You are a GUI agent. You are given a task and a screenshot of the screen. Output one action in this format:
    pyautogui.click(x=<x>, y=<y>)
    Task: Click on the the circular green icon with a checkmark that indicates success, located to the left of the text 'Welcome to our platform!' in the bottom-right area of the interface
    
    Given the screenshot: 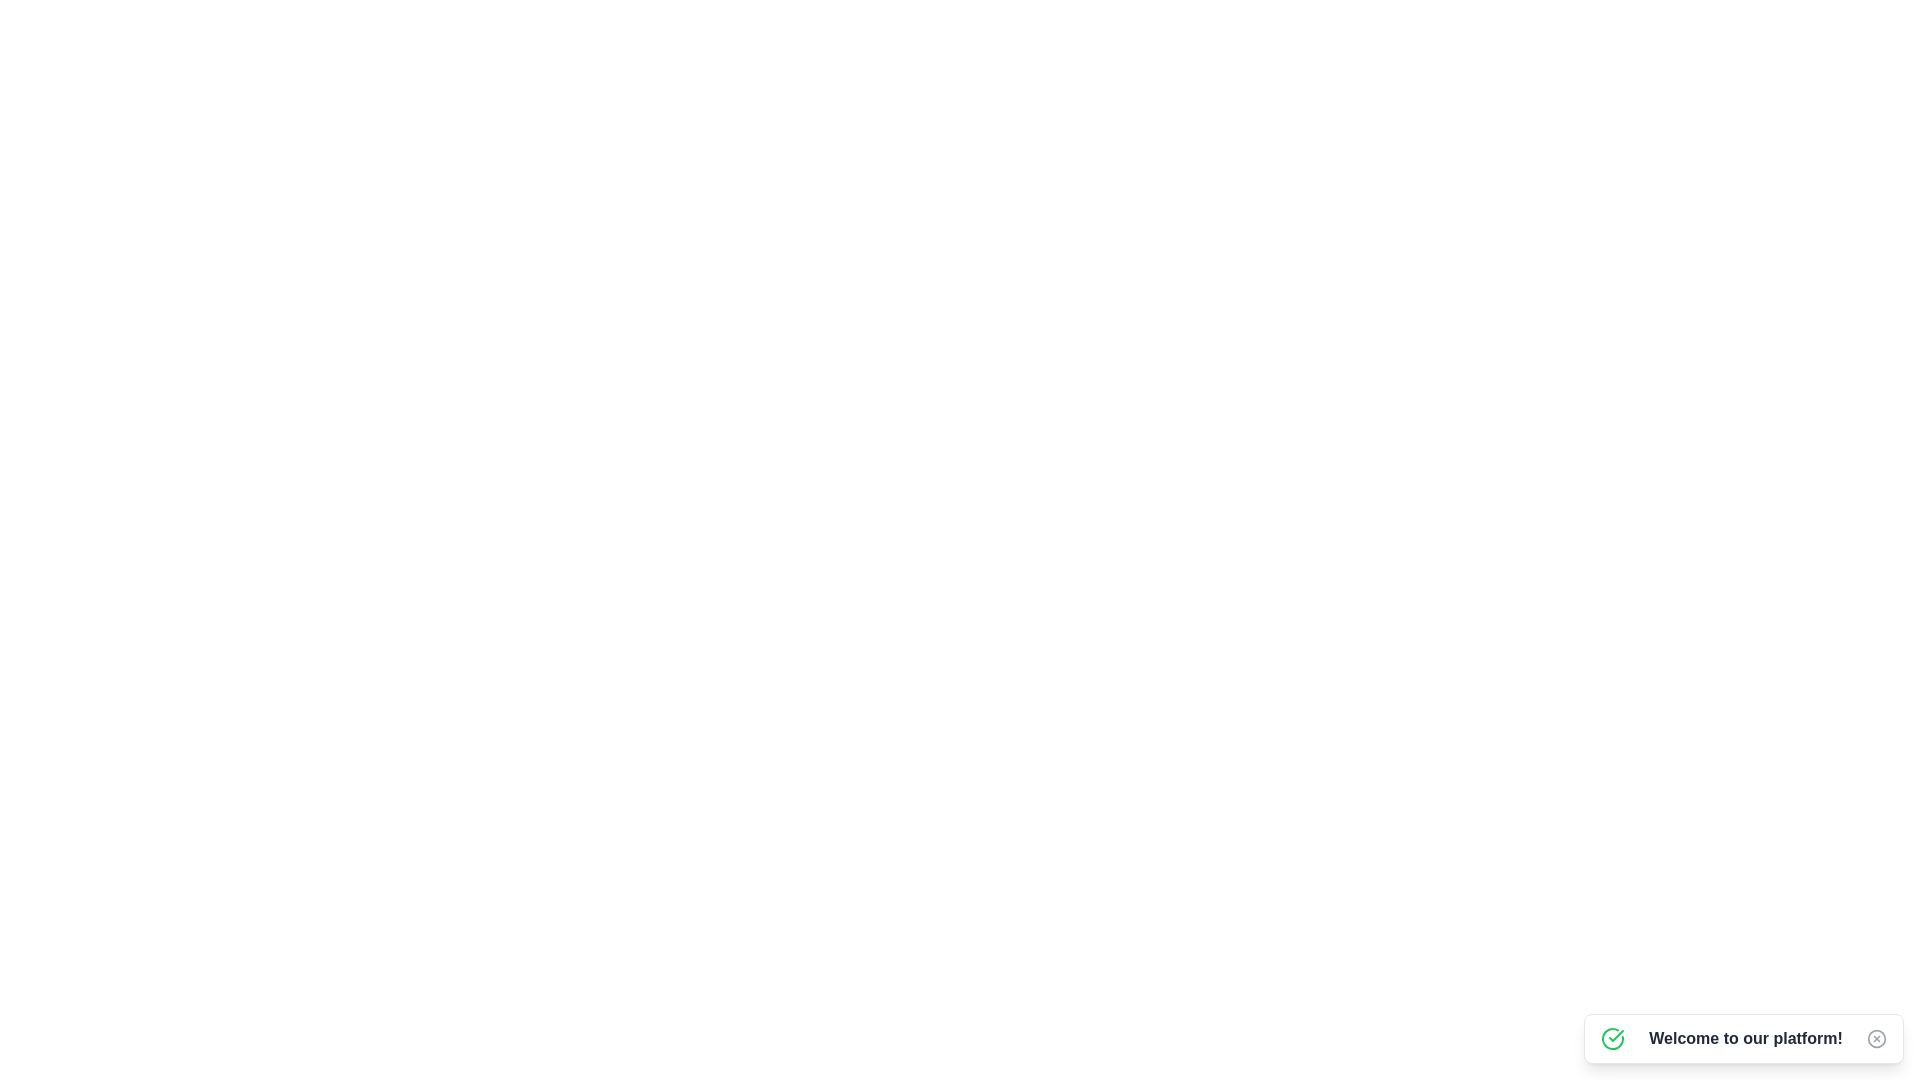 What is the action you would take?
    pyautogui.click(x=1612, y=1037)
    